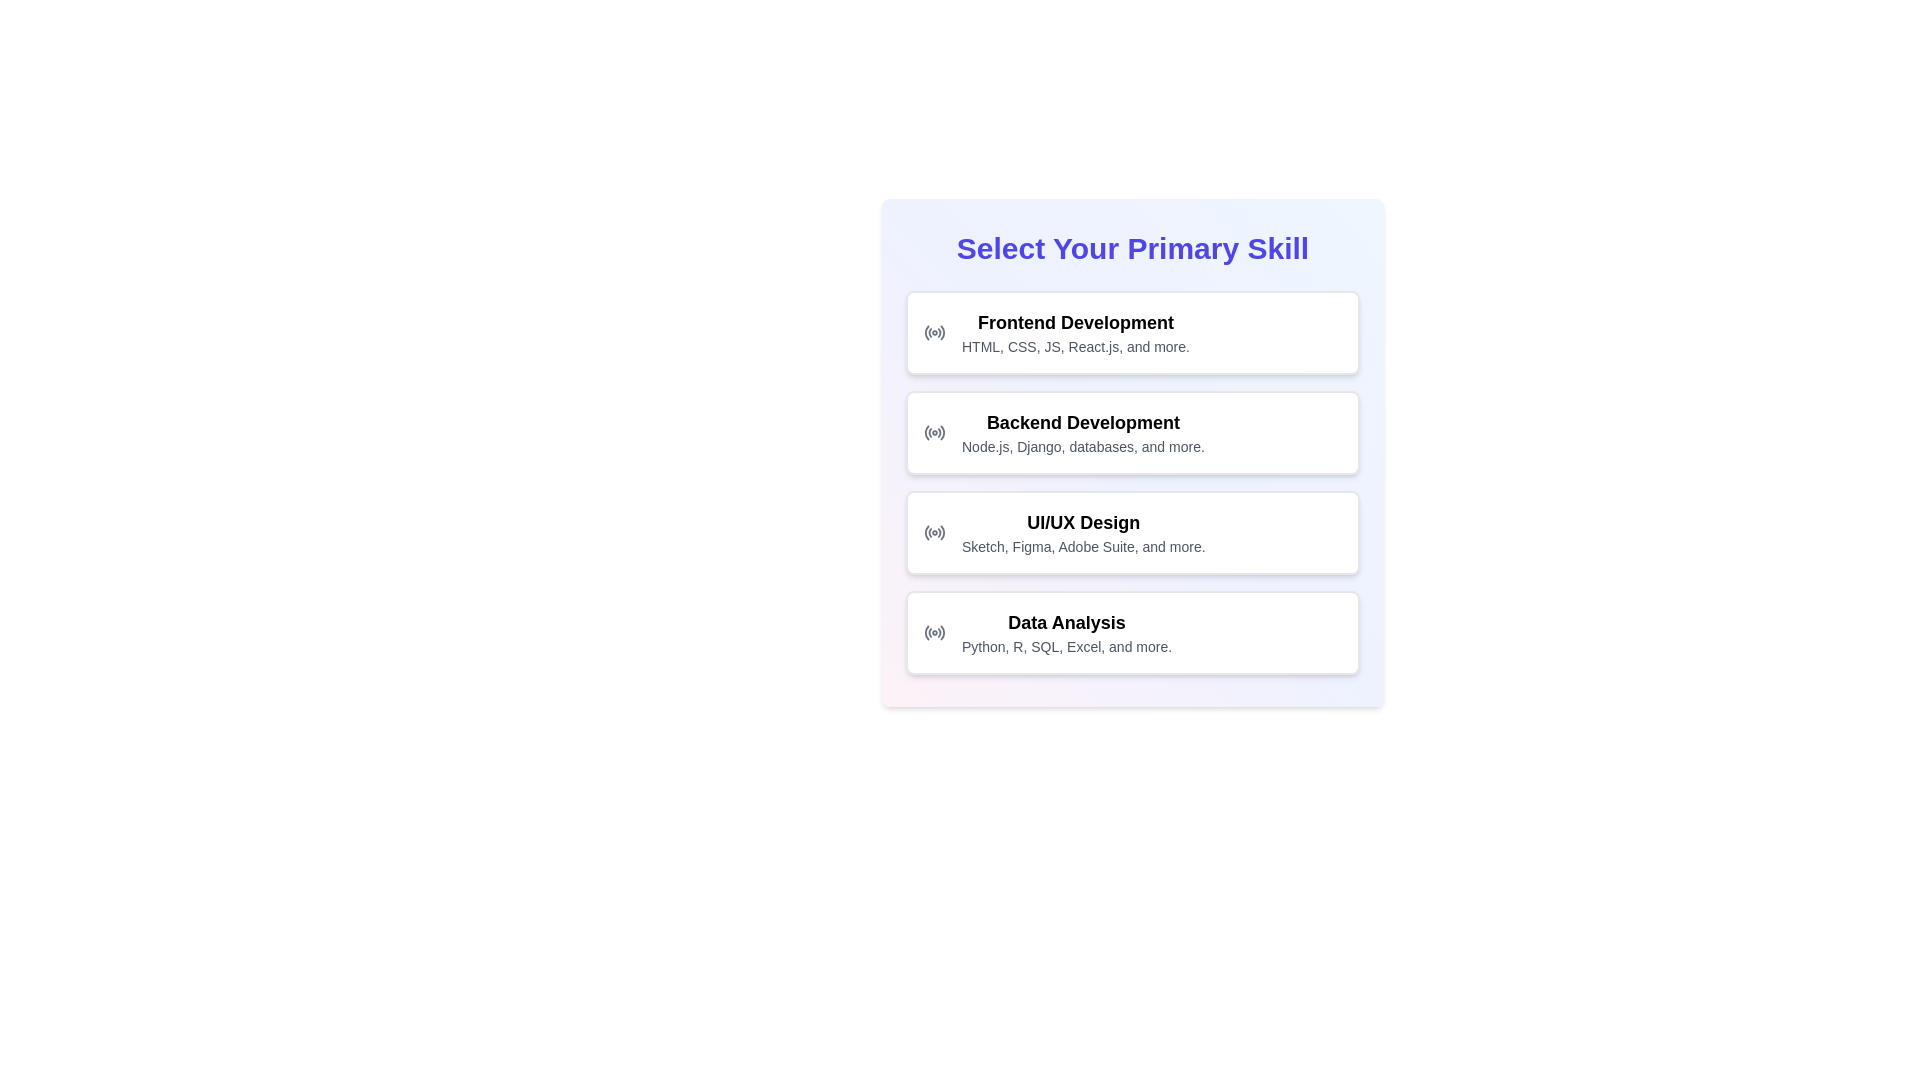 This screenshot has width=1920, height=1080. I want to click on the 'UI/UX Design' text block, so click(1082, 531).